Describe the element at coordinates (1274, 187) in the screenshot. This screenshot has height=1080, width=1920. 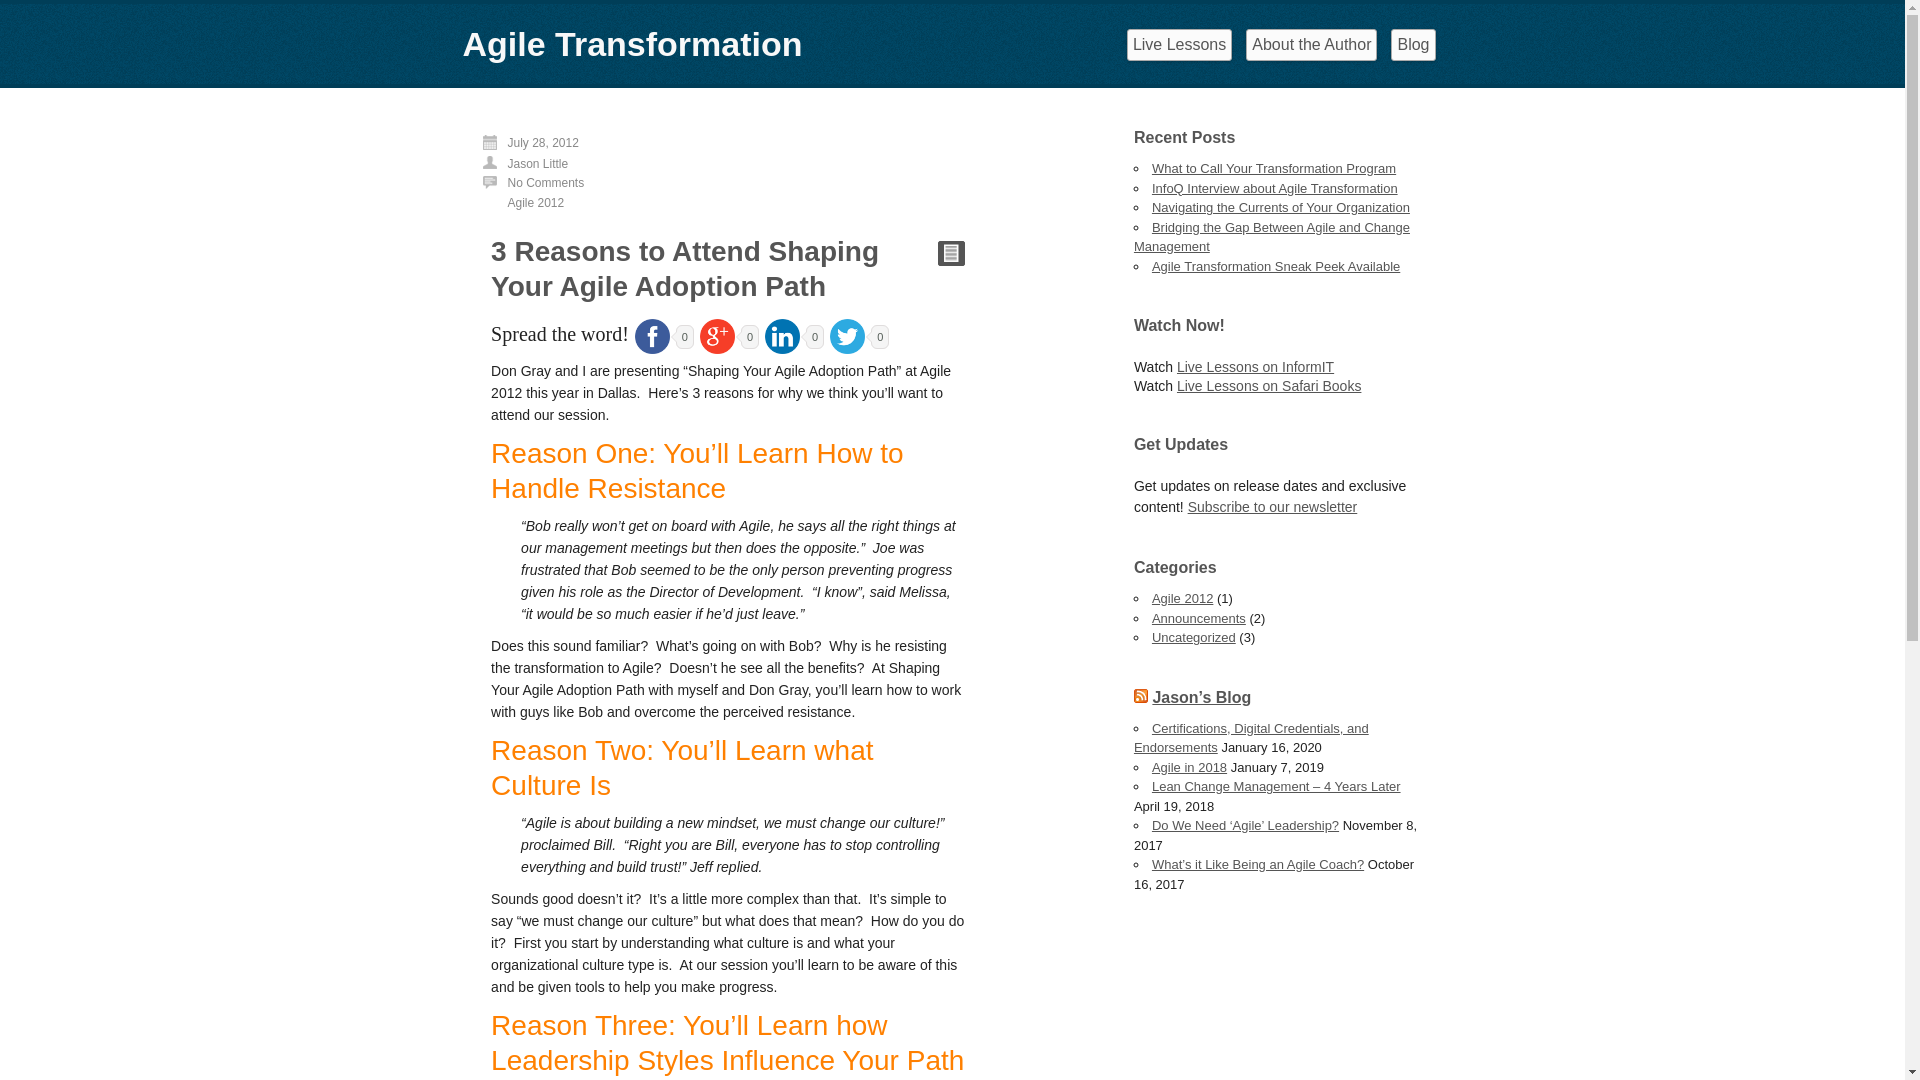
I see `'InfoQ Interview about Agile Transformation'` at that location.